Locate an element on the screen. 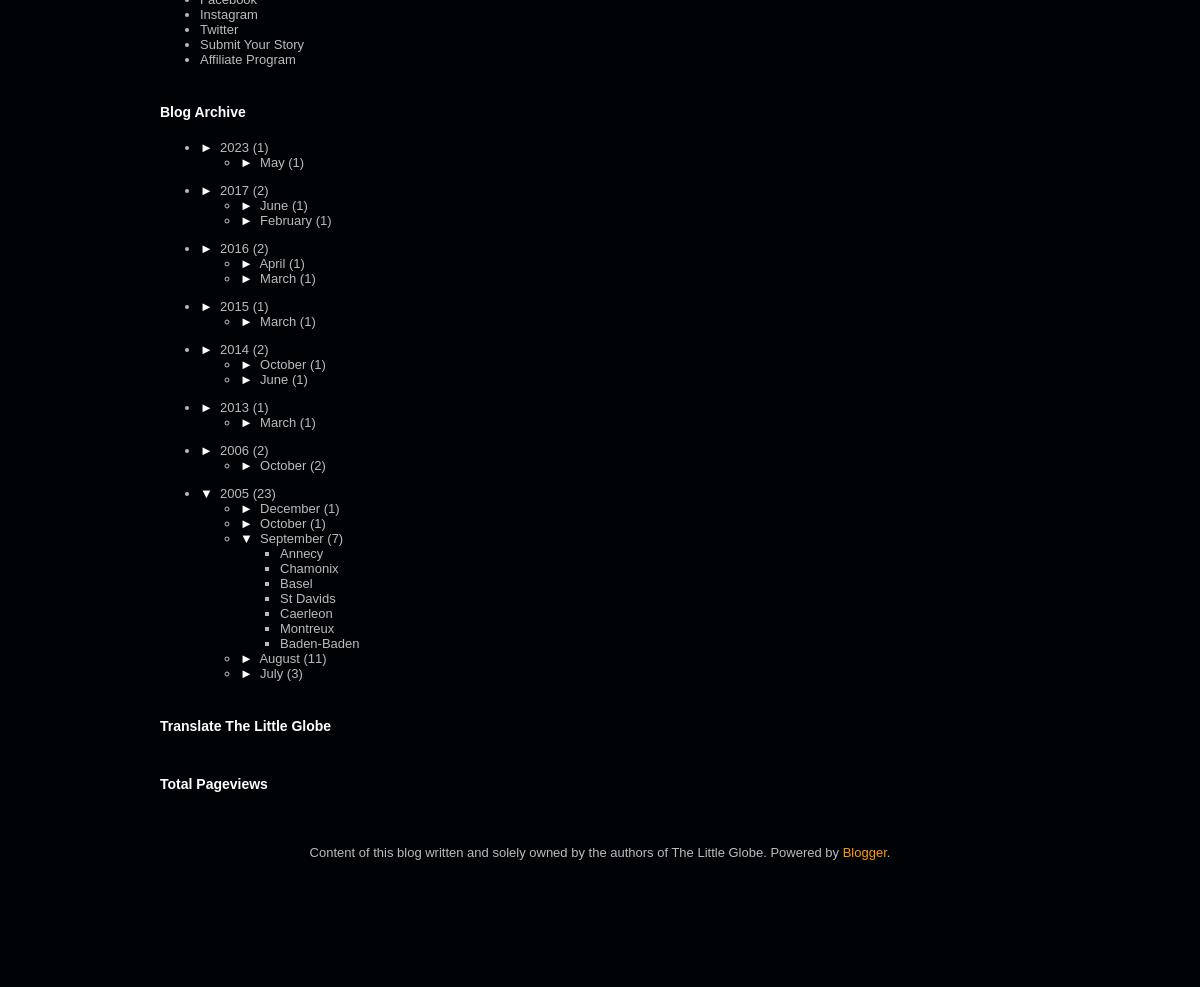 The image size is (1200, 987). 'May' is located at coordinates (272, 160).